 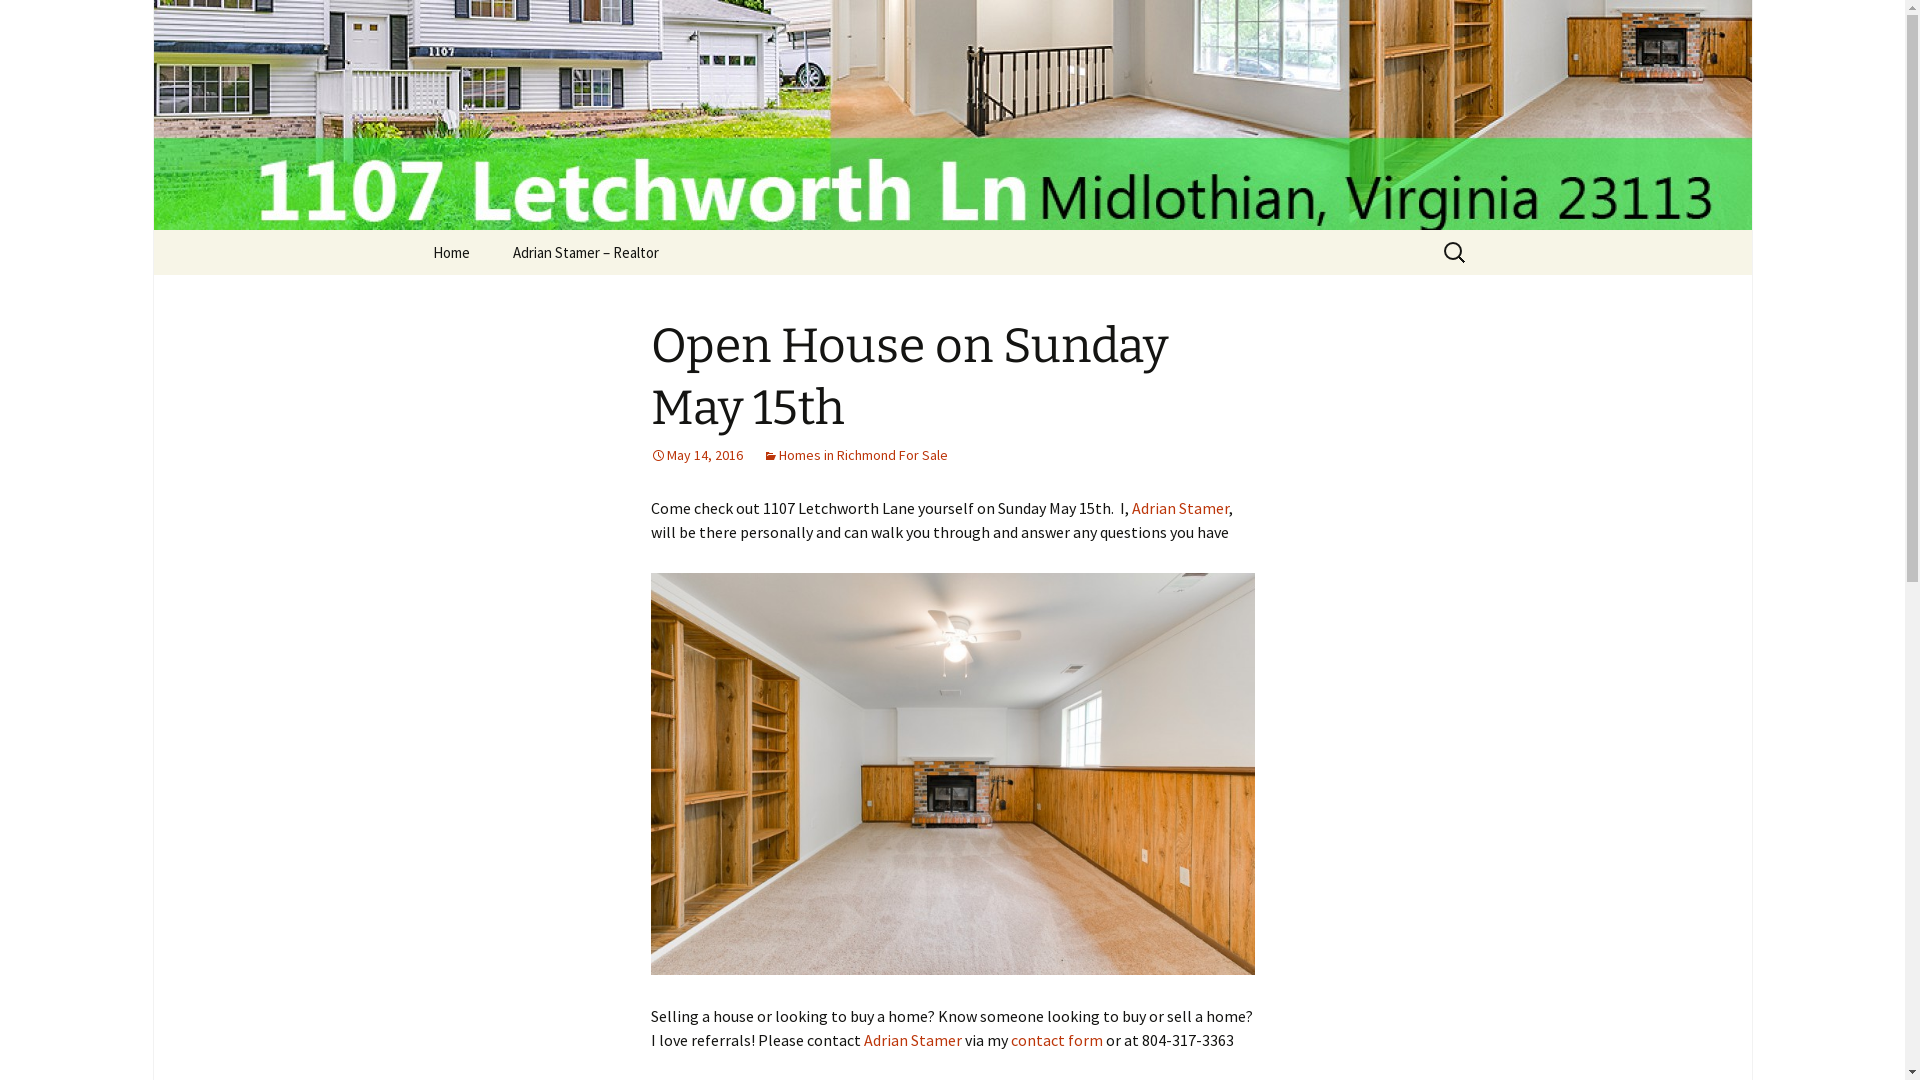 I want to click on 'Homes in Richmond For Sale', so click(x=854, y=455).